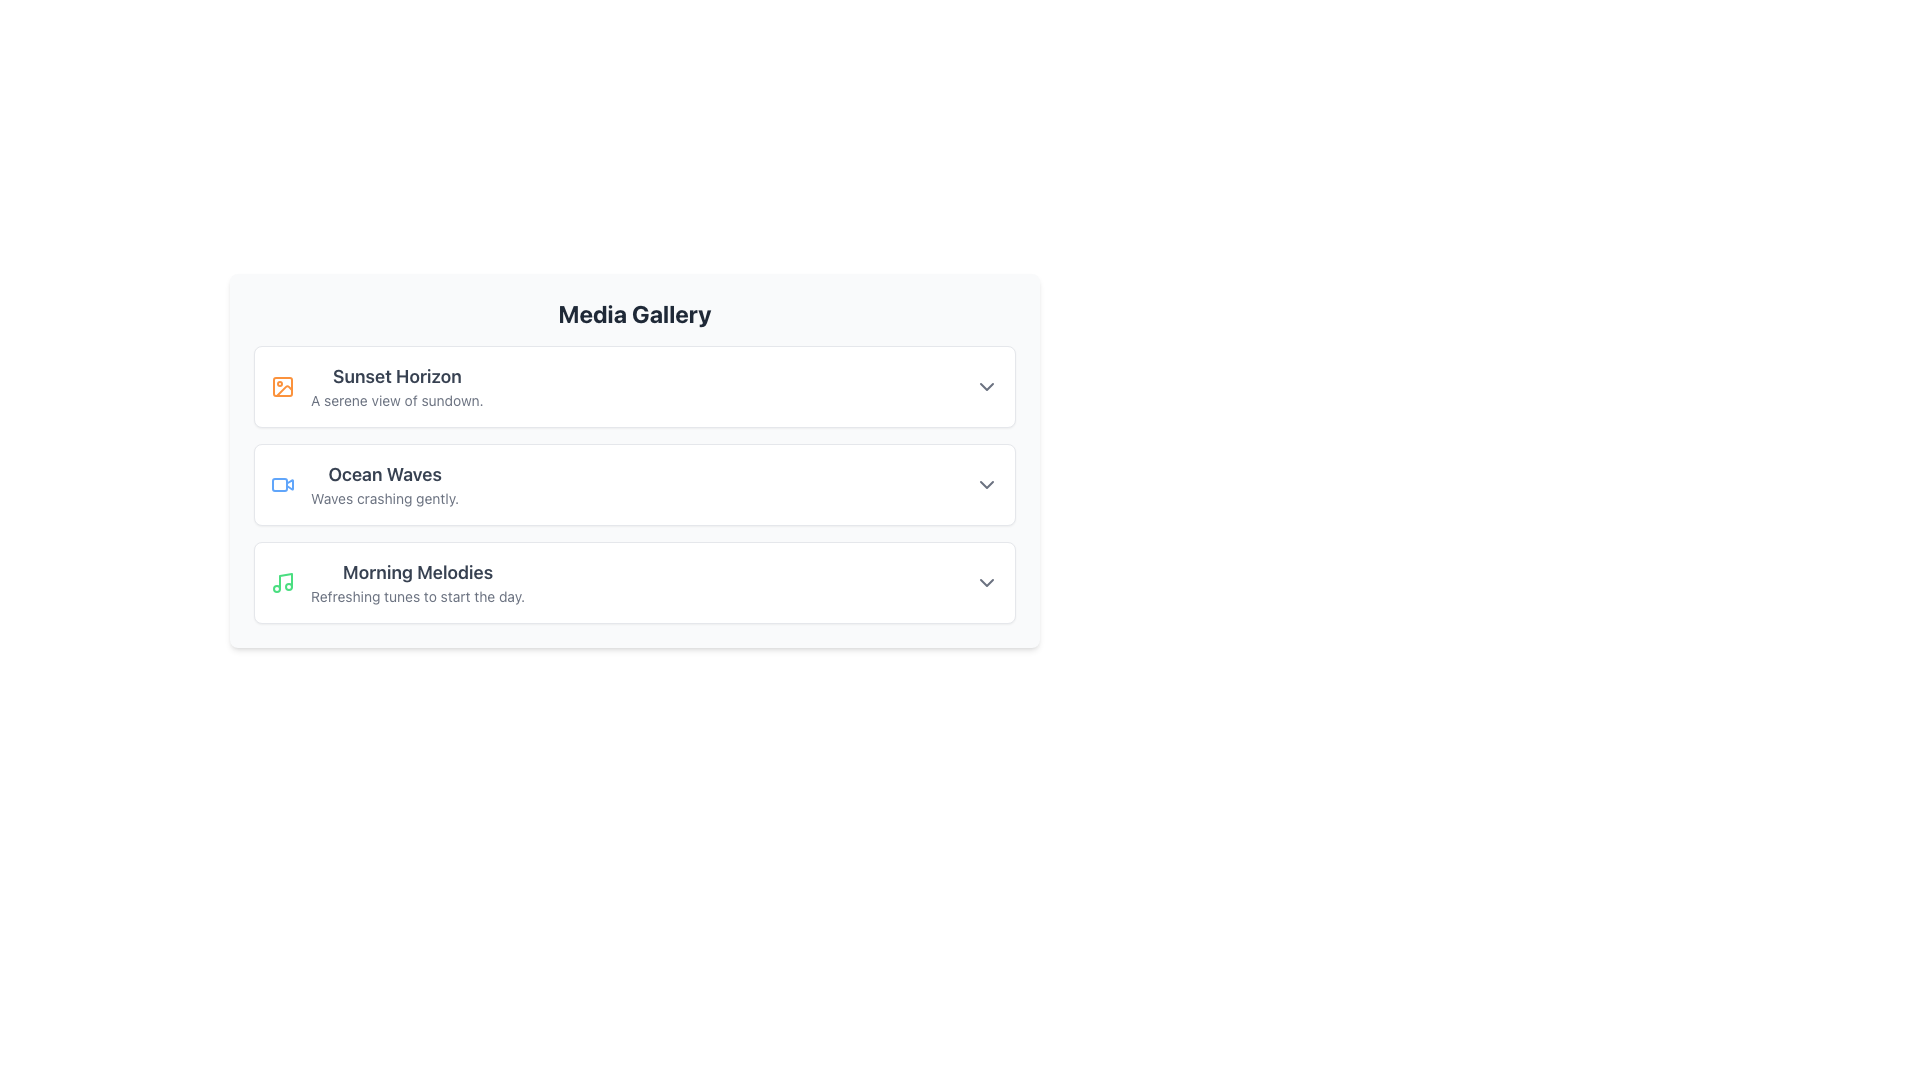  What do you see at coordinates (385, 474) in the screenshot?
I see `the text label displaying 'Ocean Waves'` at bounding box center [385, 474].